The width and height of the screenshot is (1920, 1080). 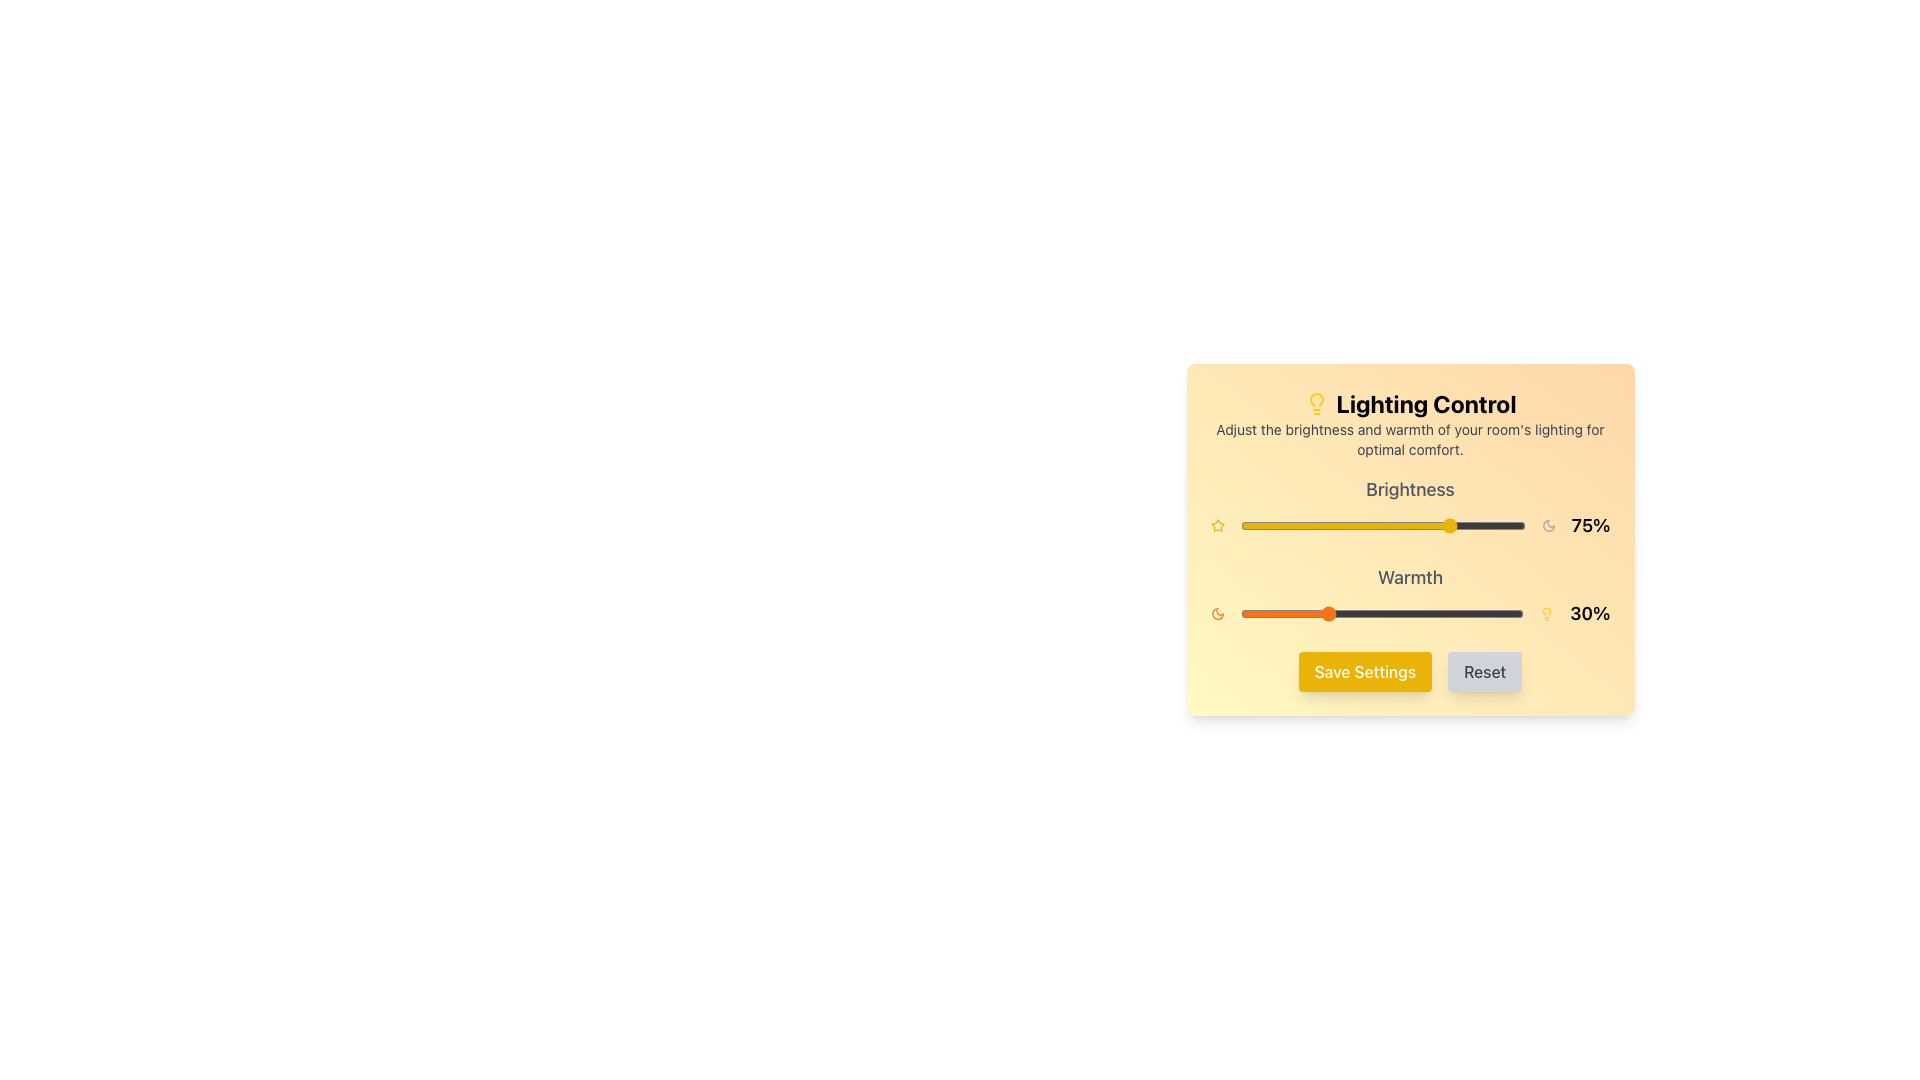 I want to click on the brightness, so click(x=1442, y=524).